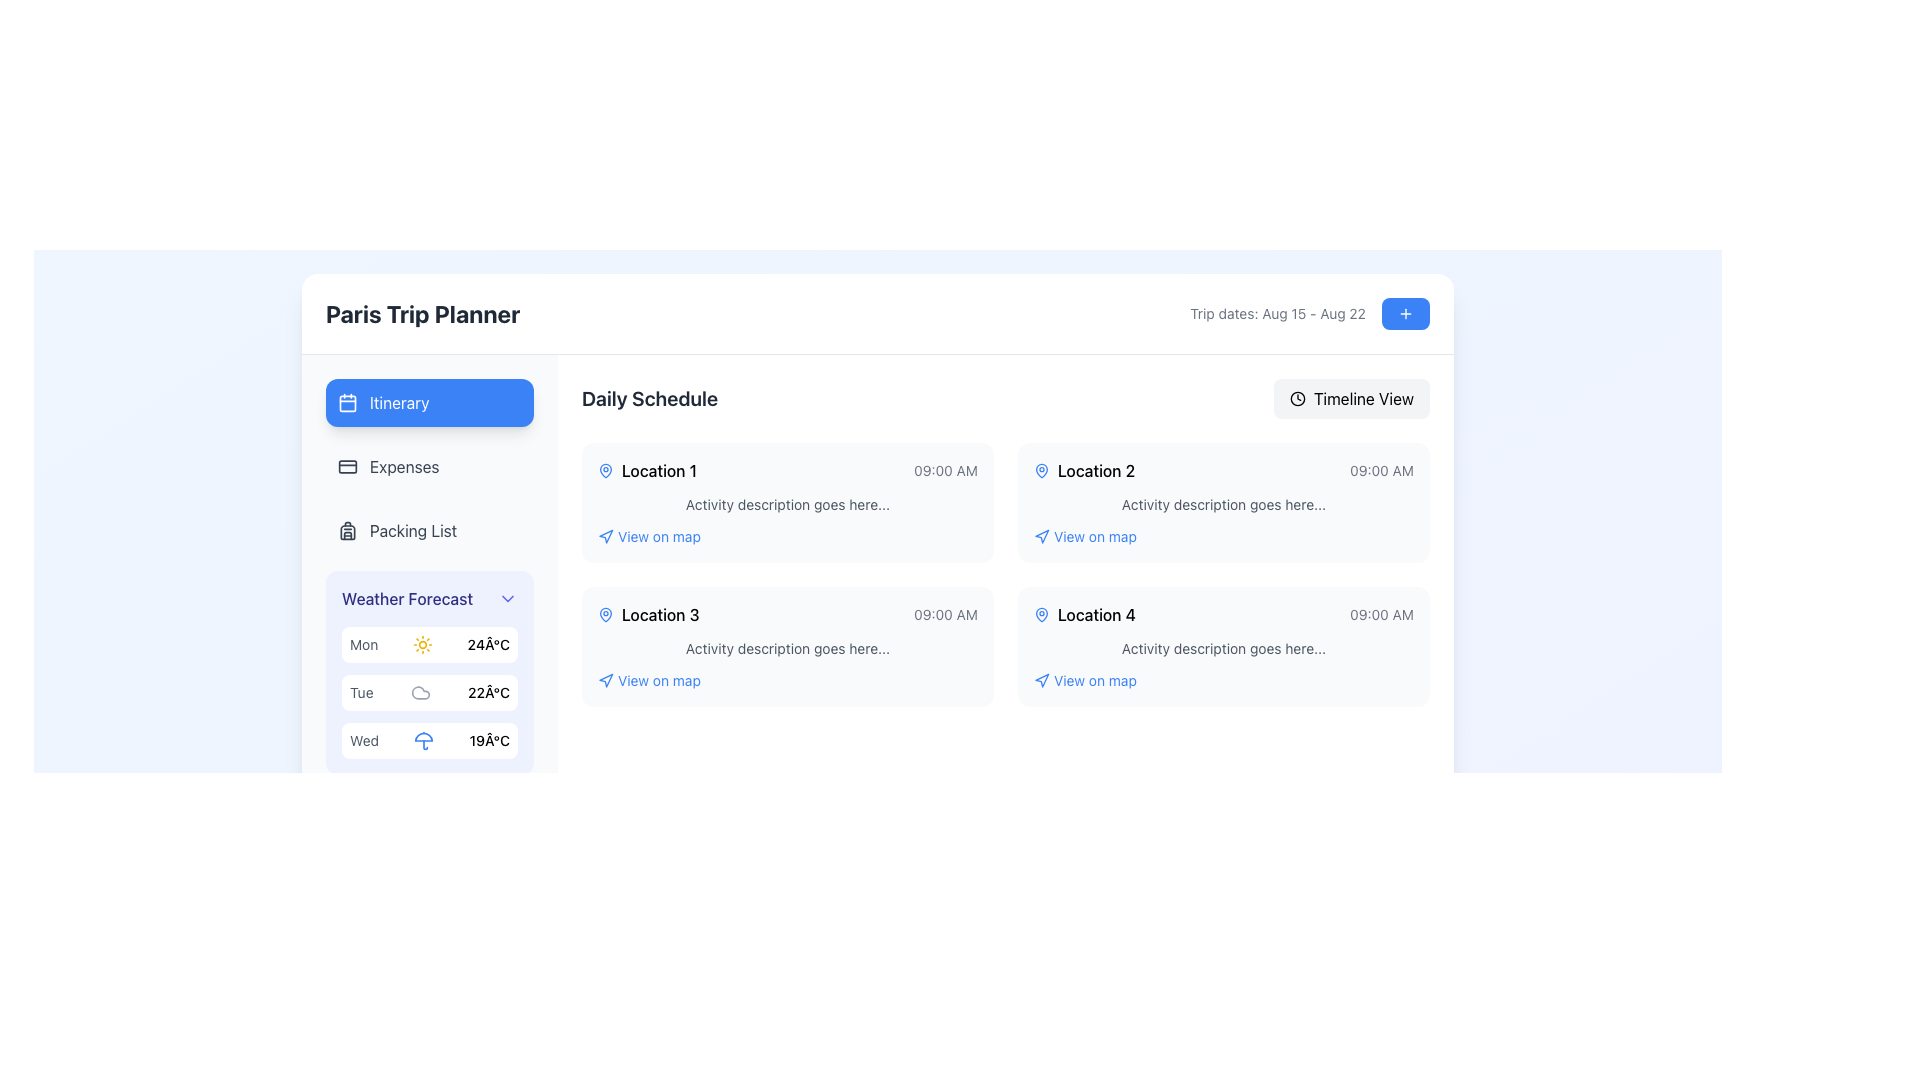 This screenshot has height=1080, width=1920. I want to click on the small text label displaying the time '09:00 AM', which is styled in light gray and located at the right side of the 'Location 1' box, so click(944, 470).